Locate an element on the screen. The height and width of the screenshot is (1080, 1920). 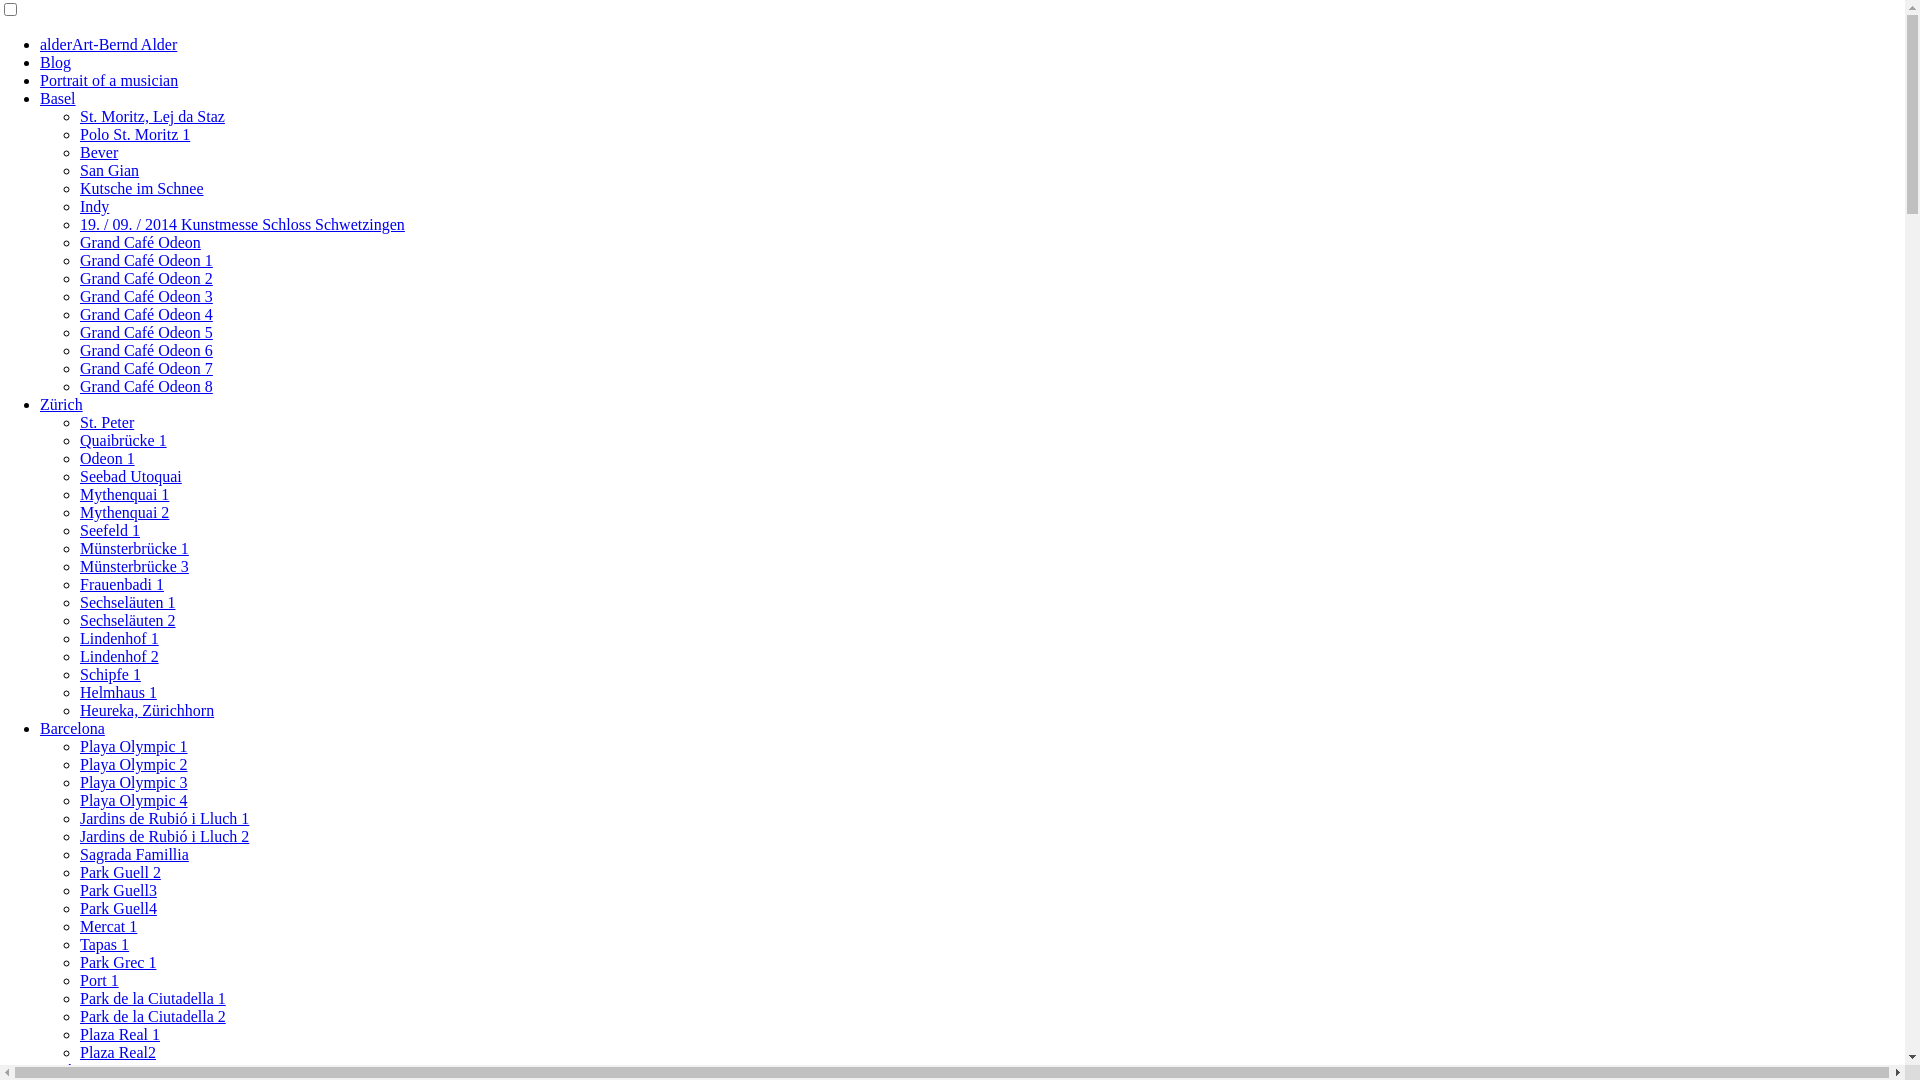
'Kutsche im Schnee' is located at coordinates (141, 188).